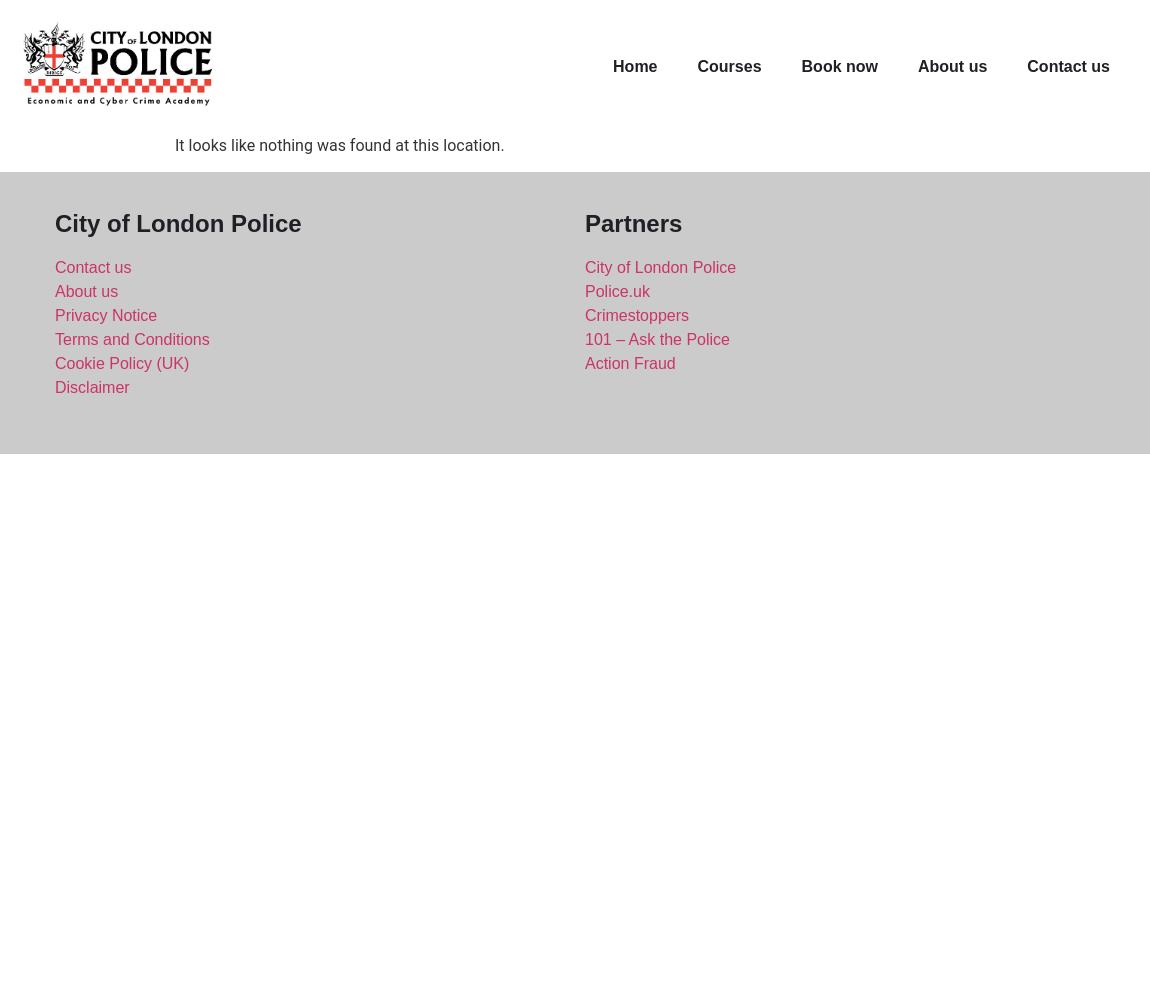 The width and height of the screenshot is (1150, 1000). I want to click on 'Crimestoppers', so click(635, 313).